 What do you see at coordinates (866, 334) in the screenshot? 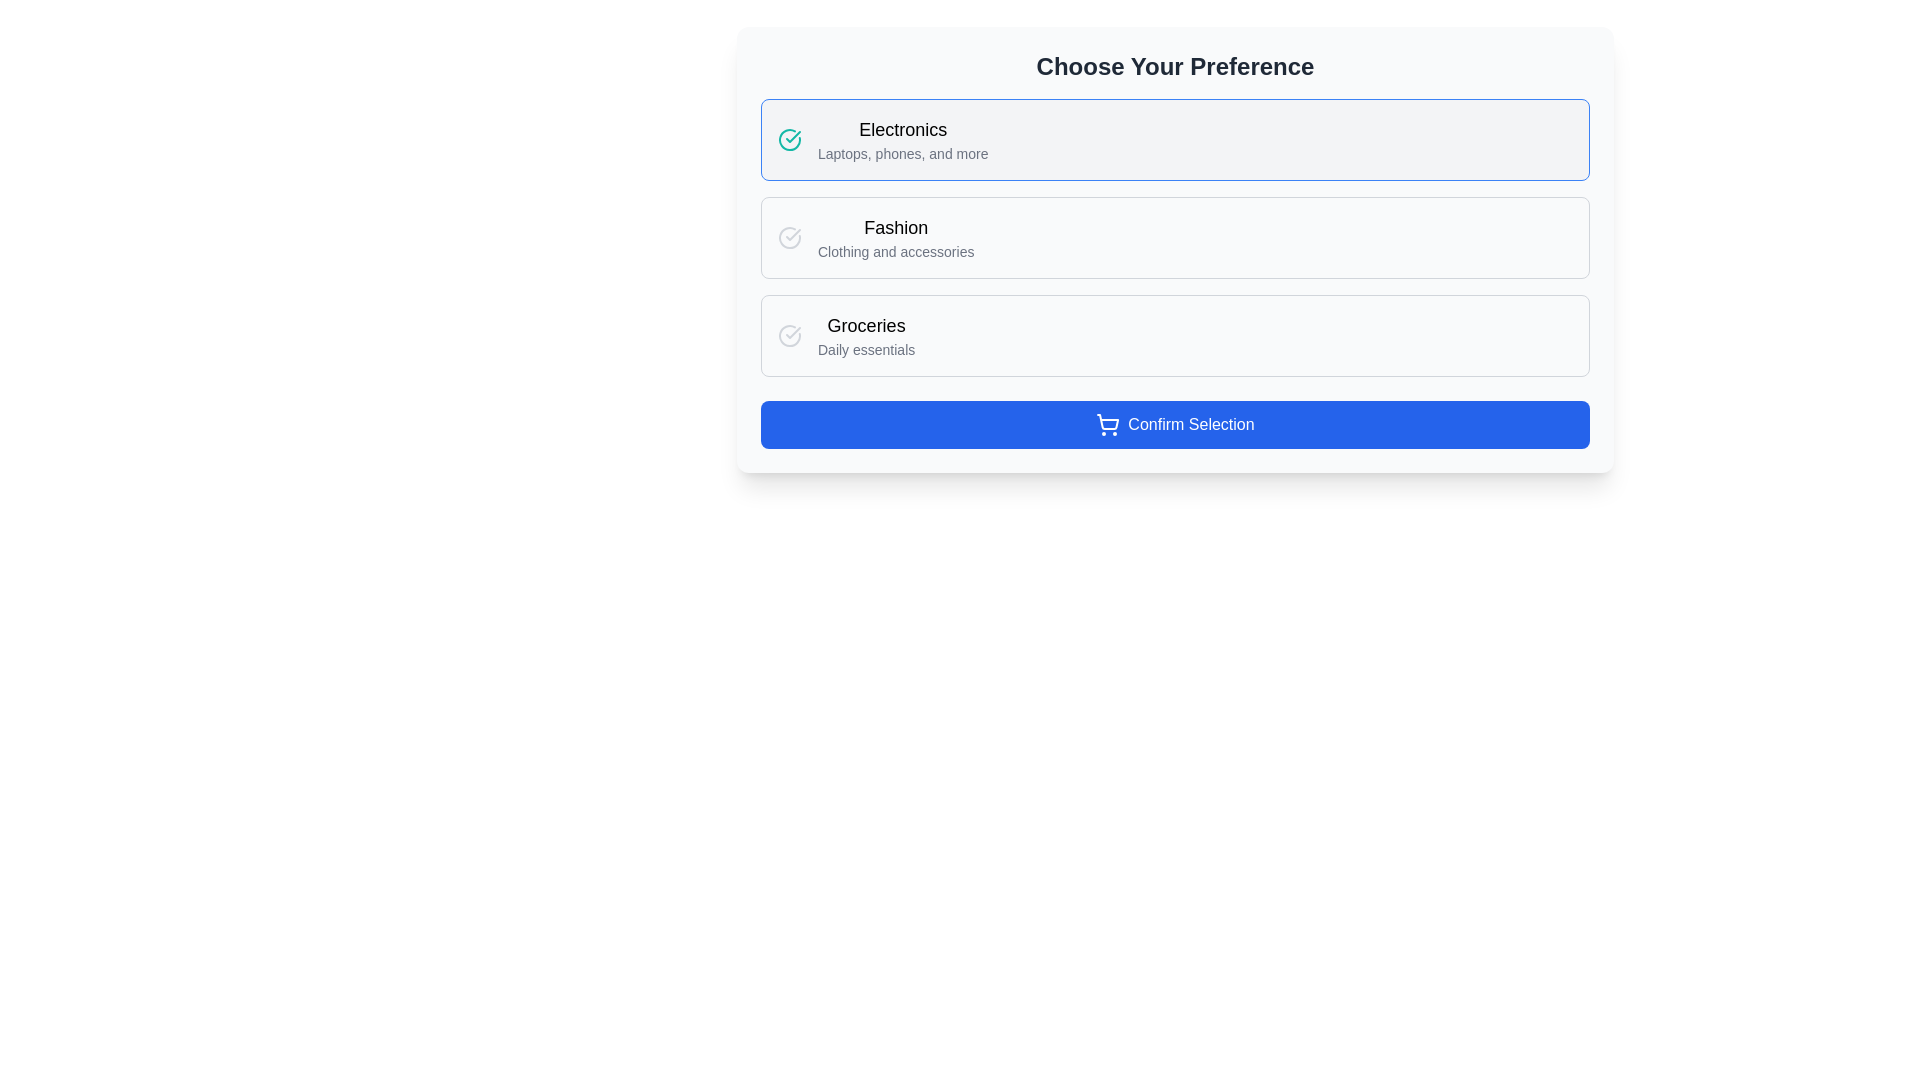
I see `the text label element labeled 'Groceries', which is part of a selectable card in the preference-selection interface` at bounding box center [866, 334].